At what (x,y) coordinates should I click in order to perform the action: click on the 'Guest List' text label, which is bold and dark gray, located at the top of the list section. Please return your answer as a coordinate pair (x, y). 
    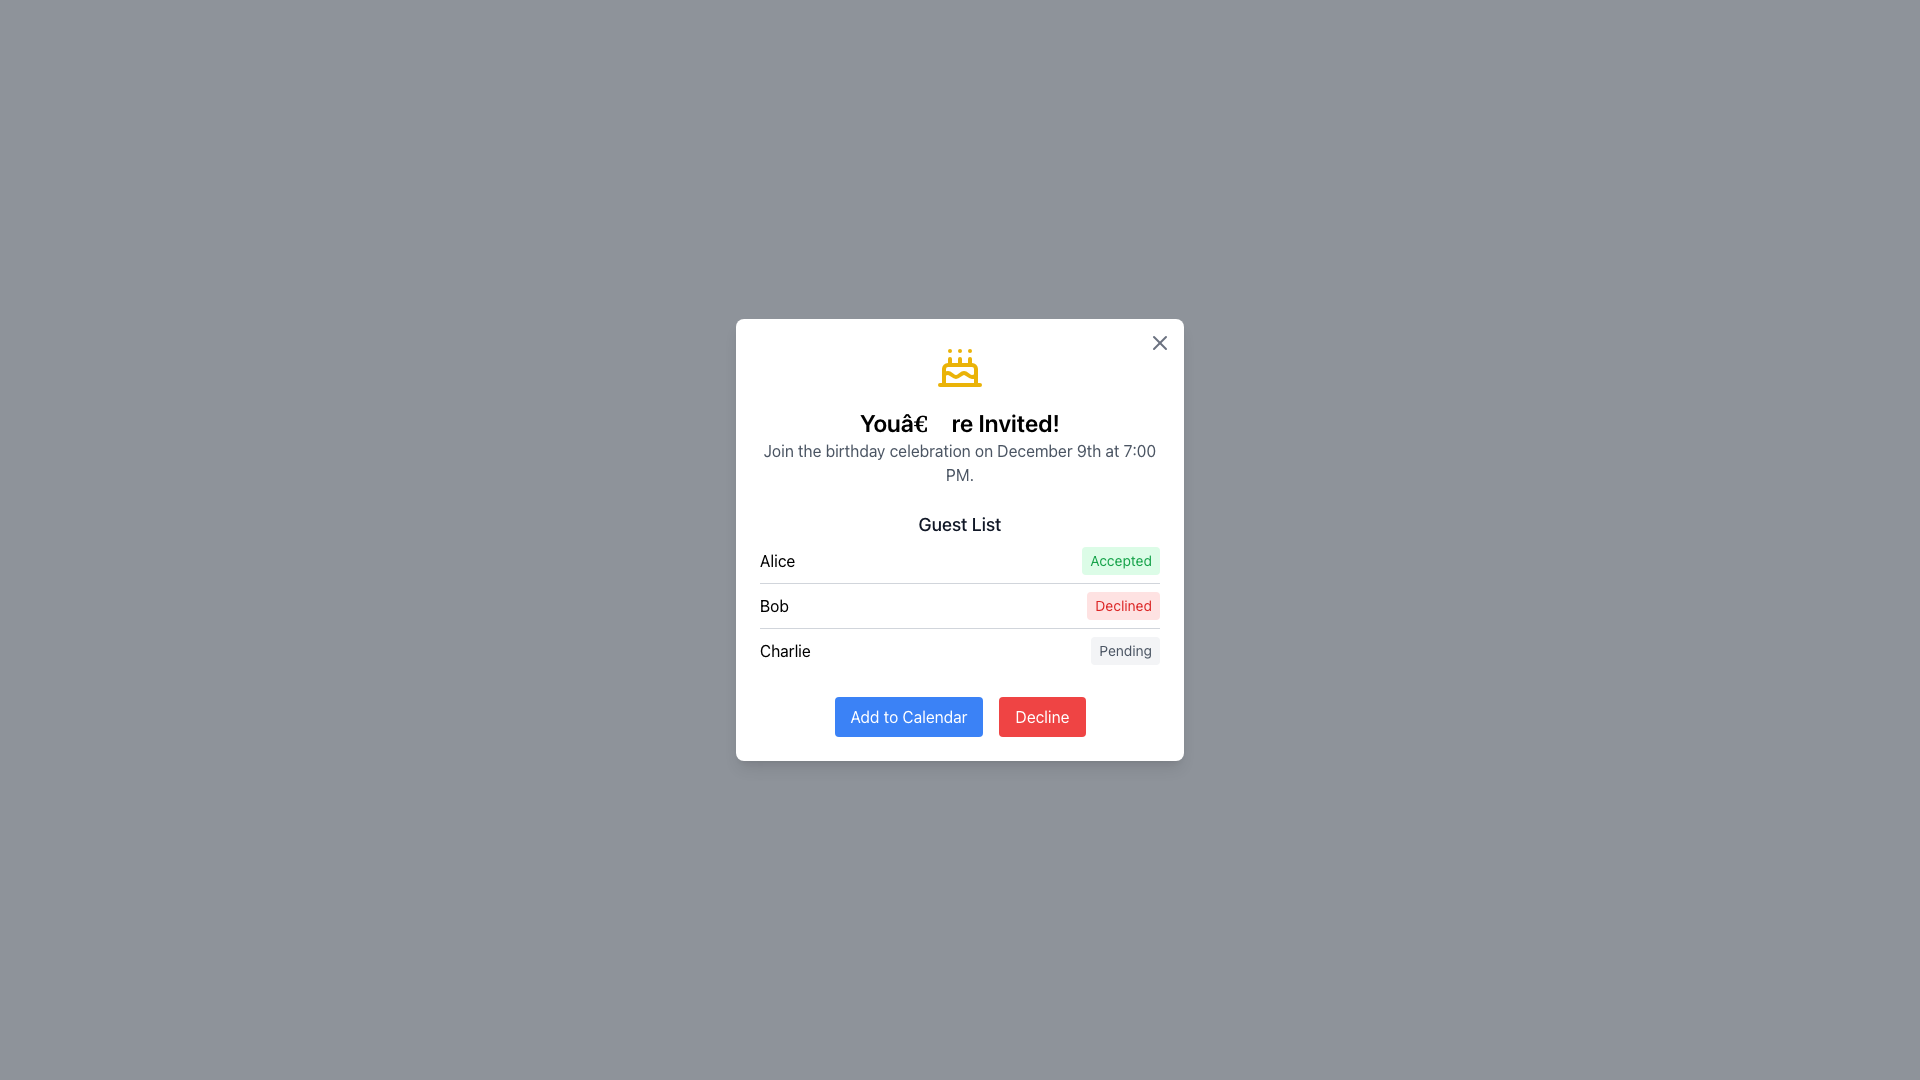
    Looking at the image, I should click on (960, 523).